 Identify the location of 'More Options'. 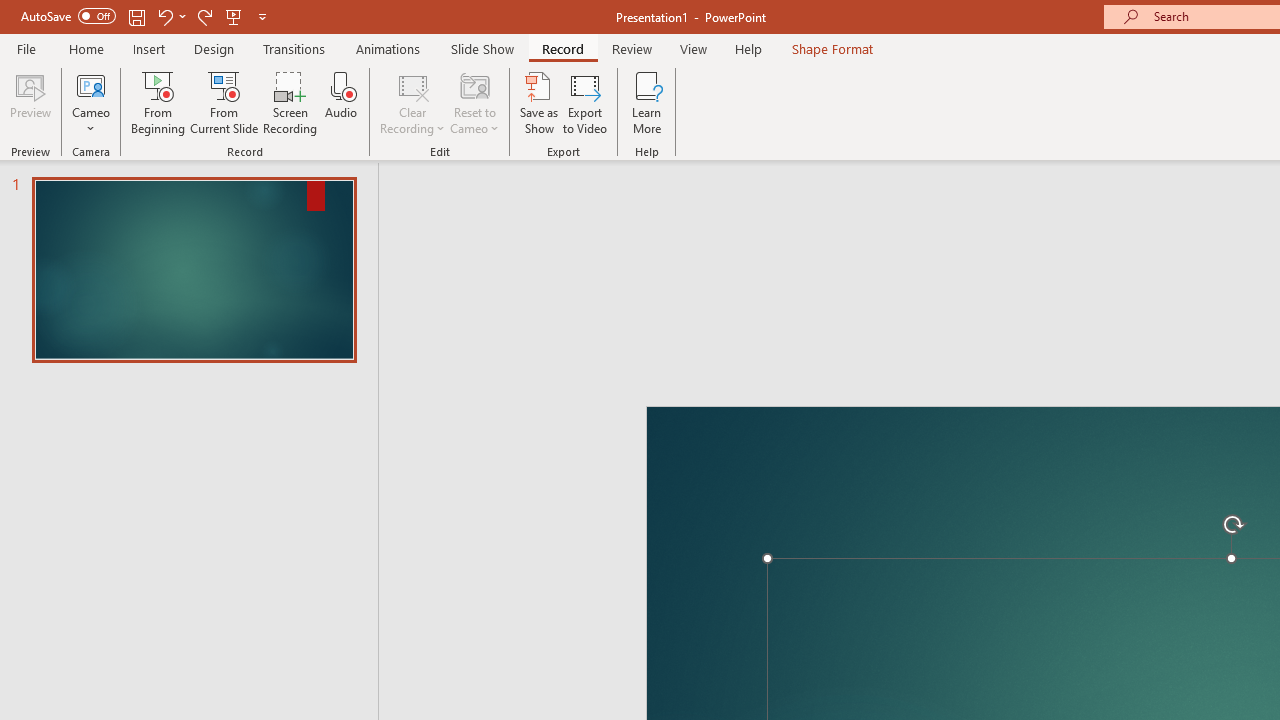
(90, 121).